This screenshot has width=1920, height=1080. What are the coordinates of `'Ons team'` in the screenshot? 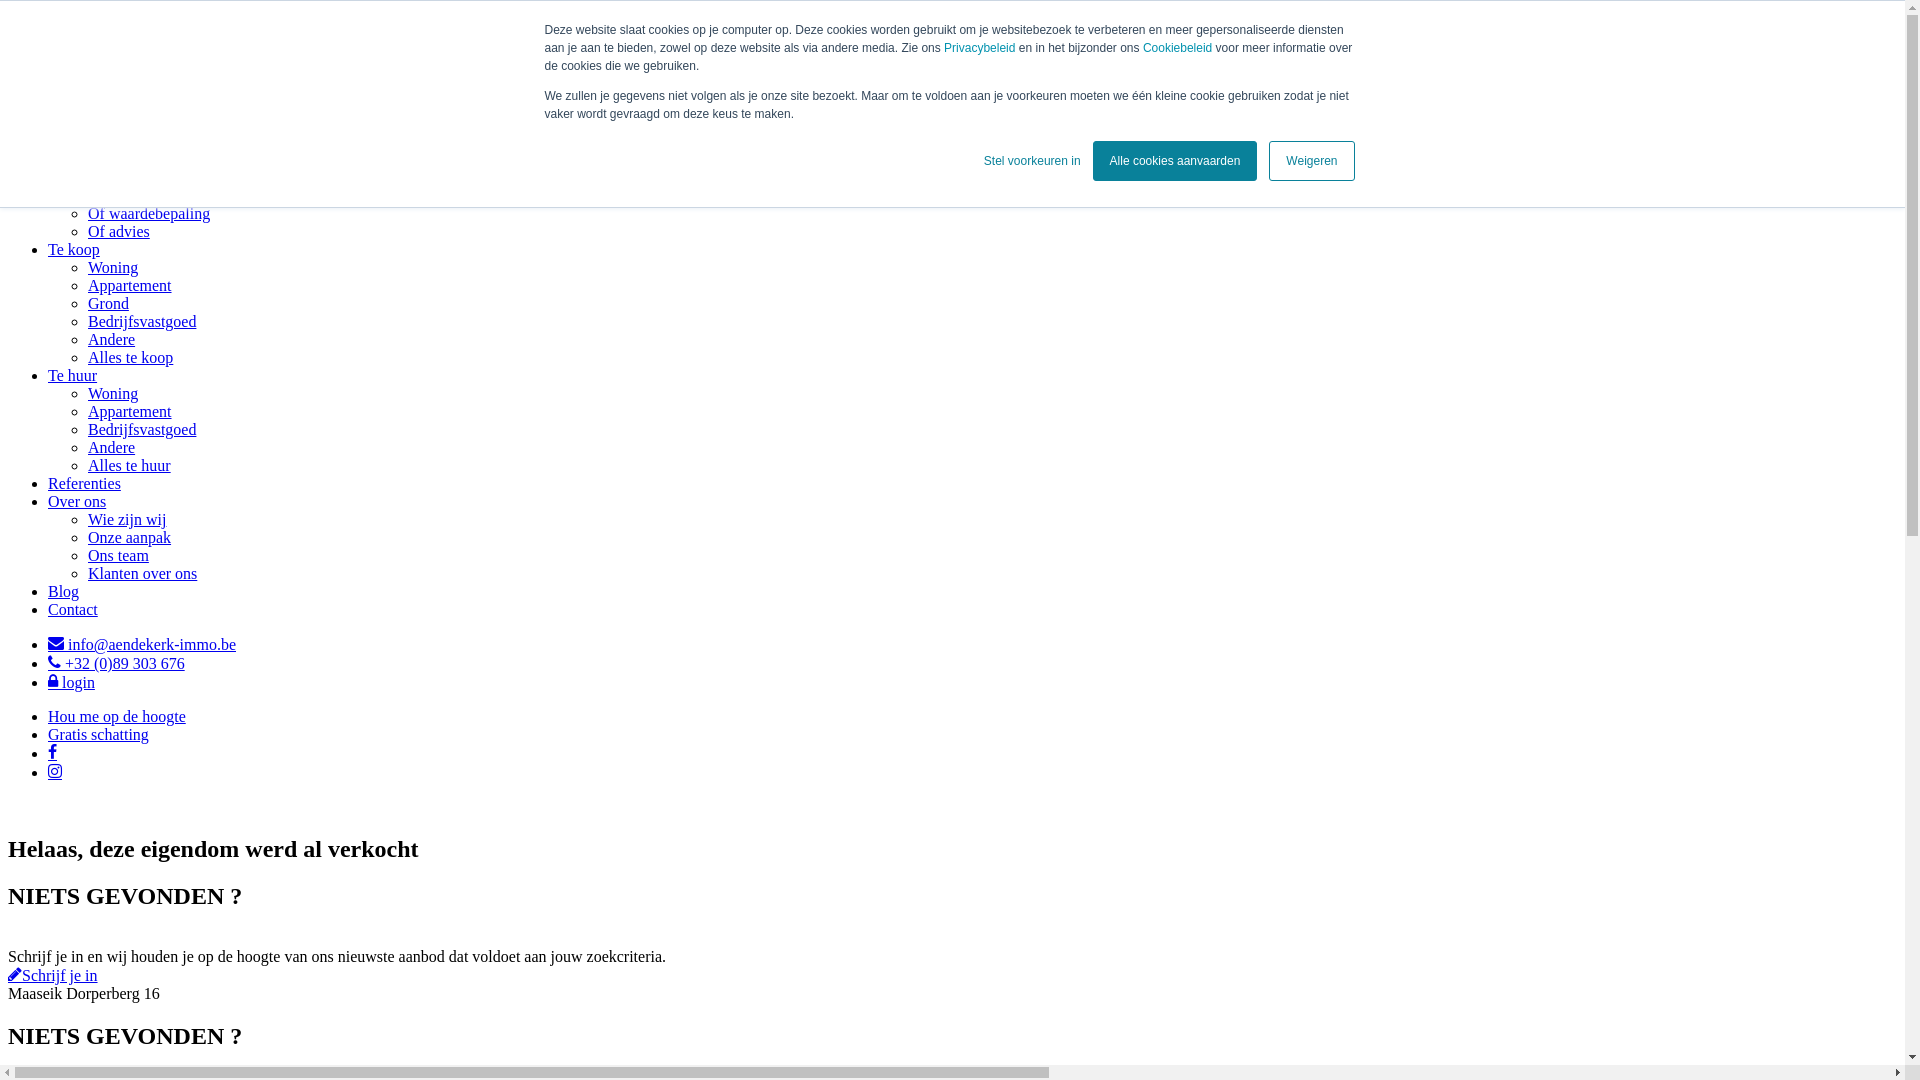 It's located at (117, 555).